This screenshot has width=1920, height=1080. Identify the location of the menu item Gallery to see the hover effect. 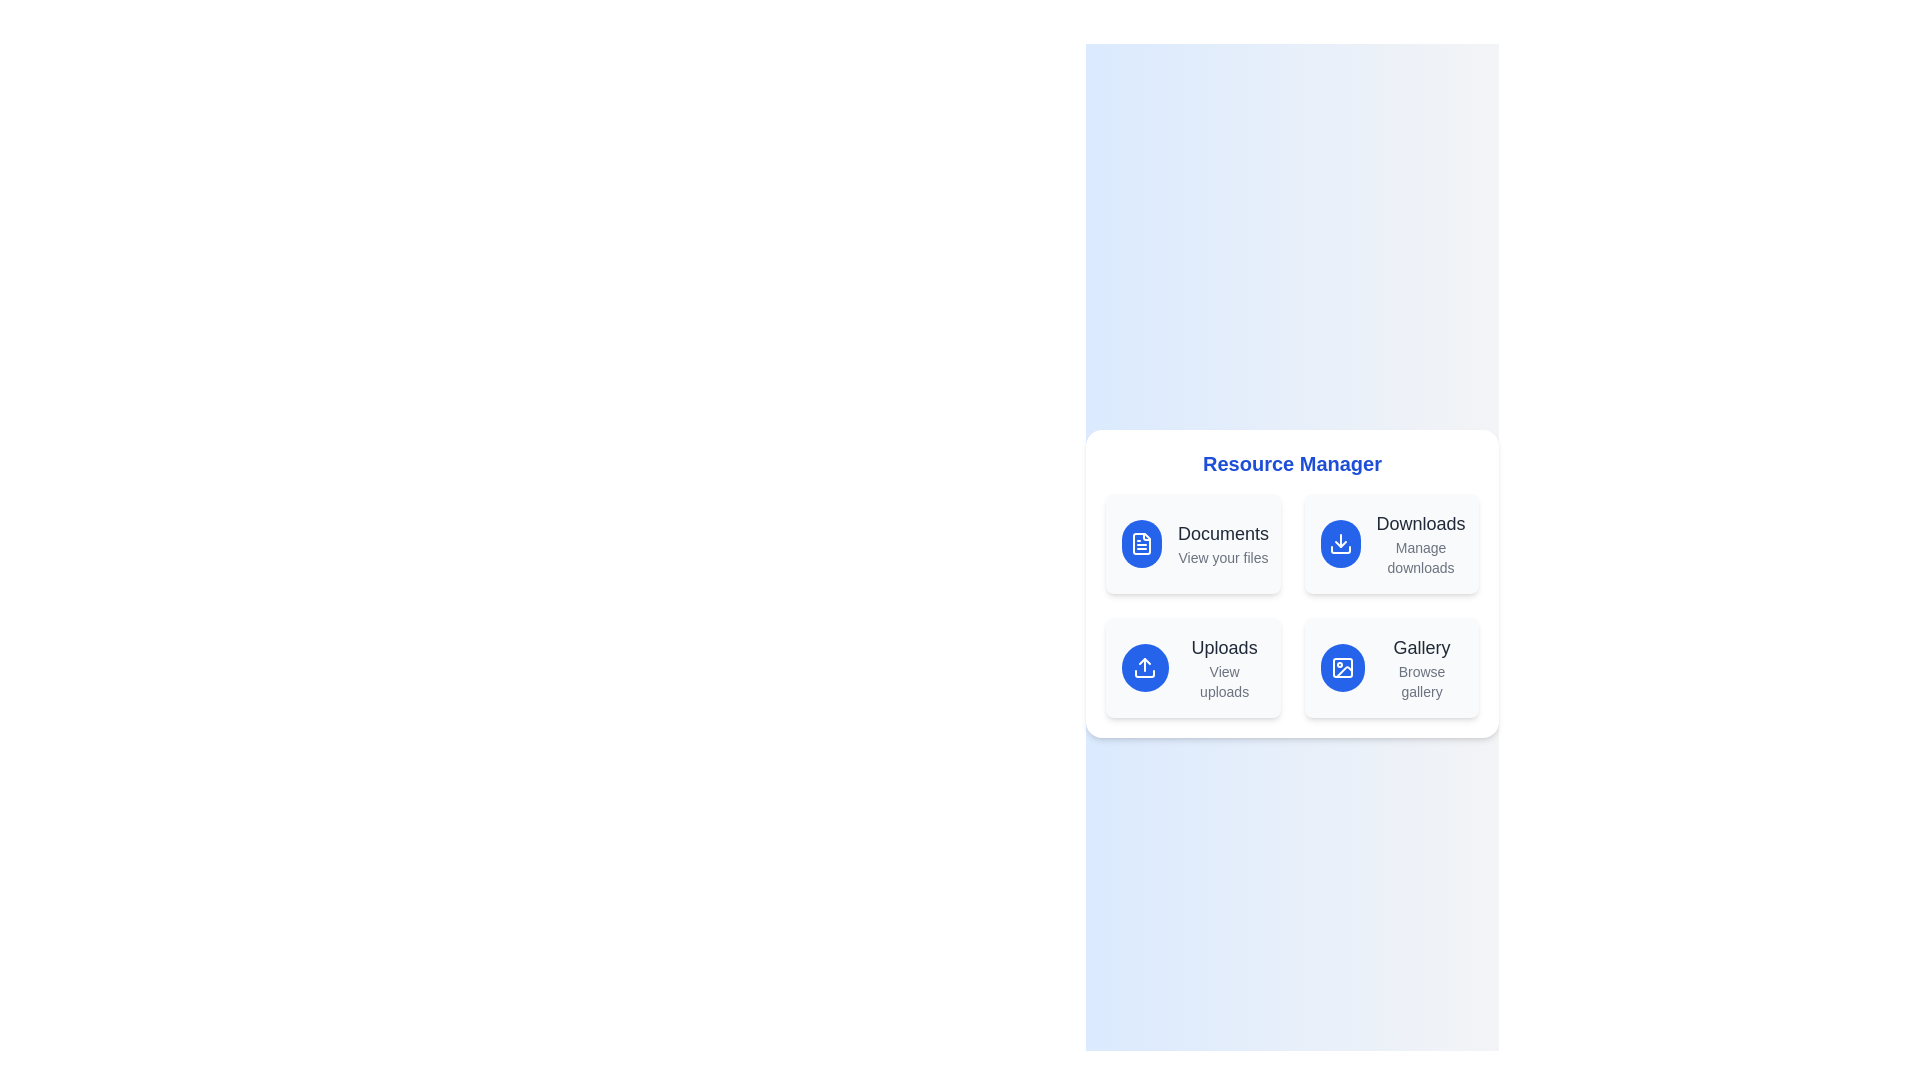
(1390, 667).